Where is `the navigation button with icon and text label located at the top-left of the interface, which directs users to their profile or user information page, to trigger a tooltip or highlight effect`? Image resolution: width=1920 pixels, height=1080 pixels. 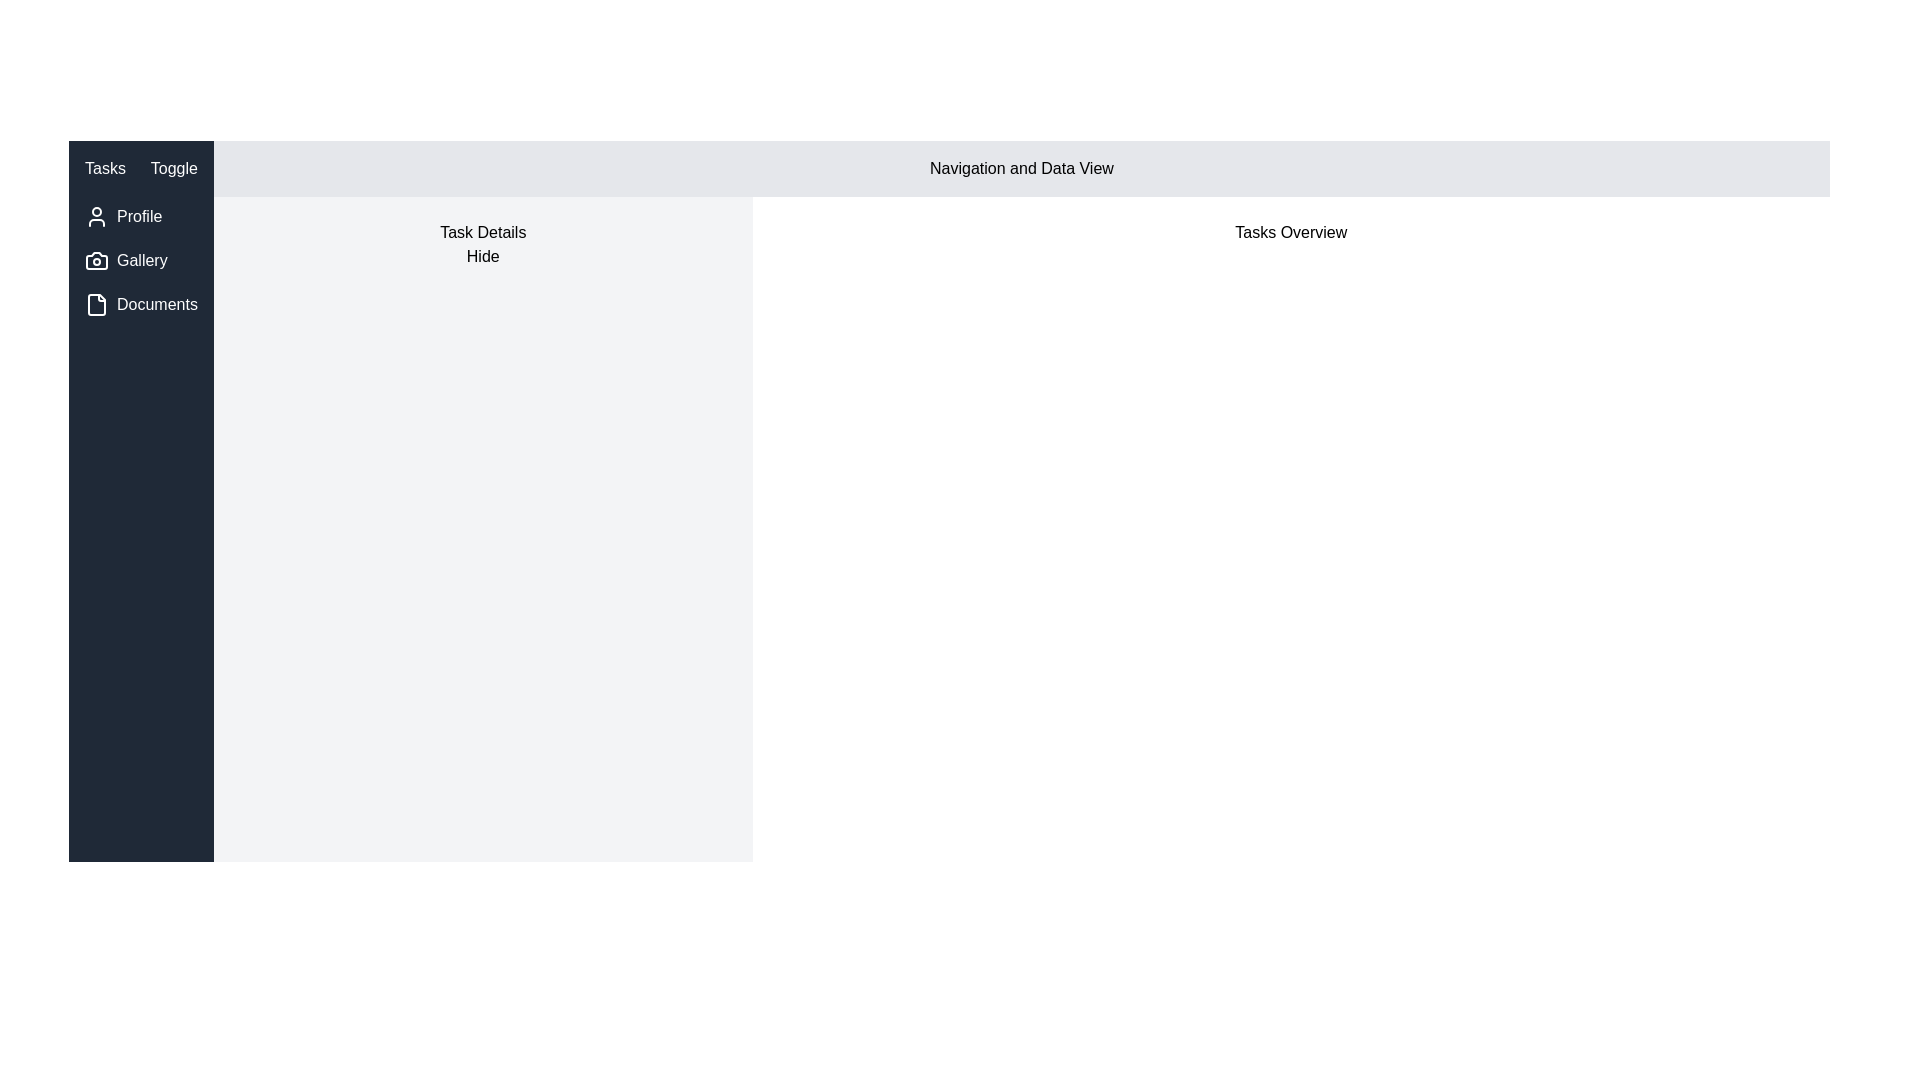
the navigation button with icon and text label located at the top-left of the interface, which directs users to their profile or user information page, to trigger a tooltip or highlight effect is located at coordinates (140, 216).